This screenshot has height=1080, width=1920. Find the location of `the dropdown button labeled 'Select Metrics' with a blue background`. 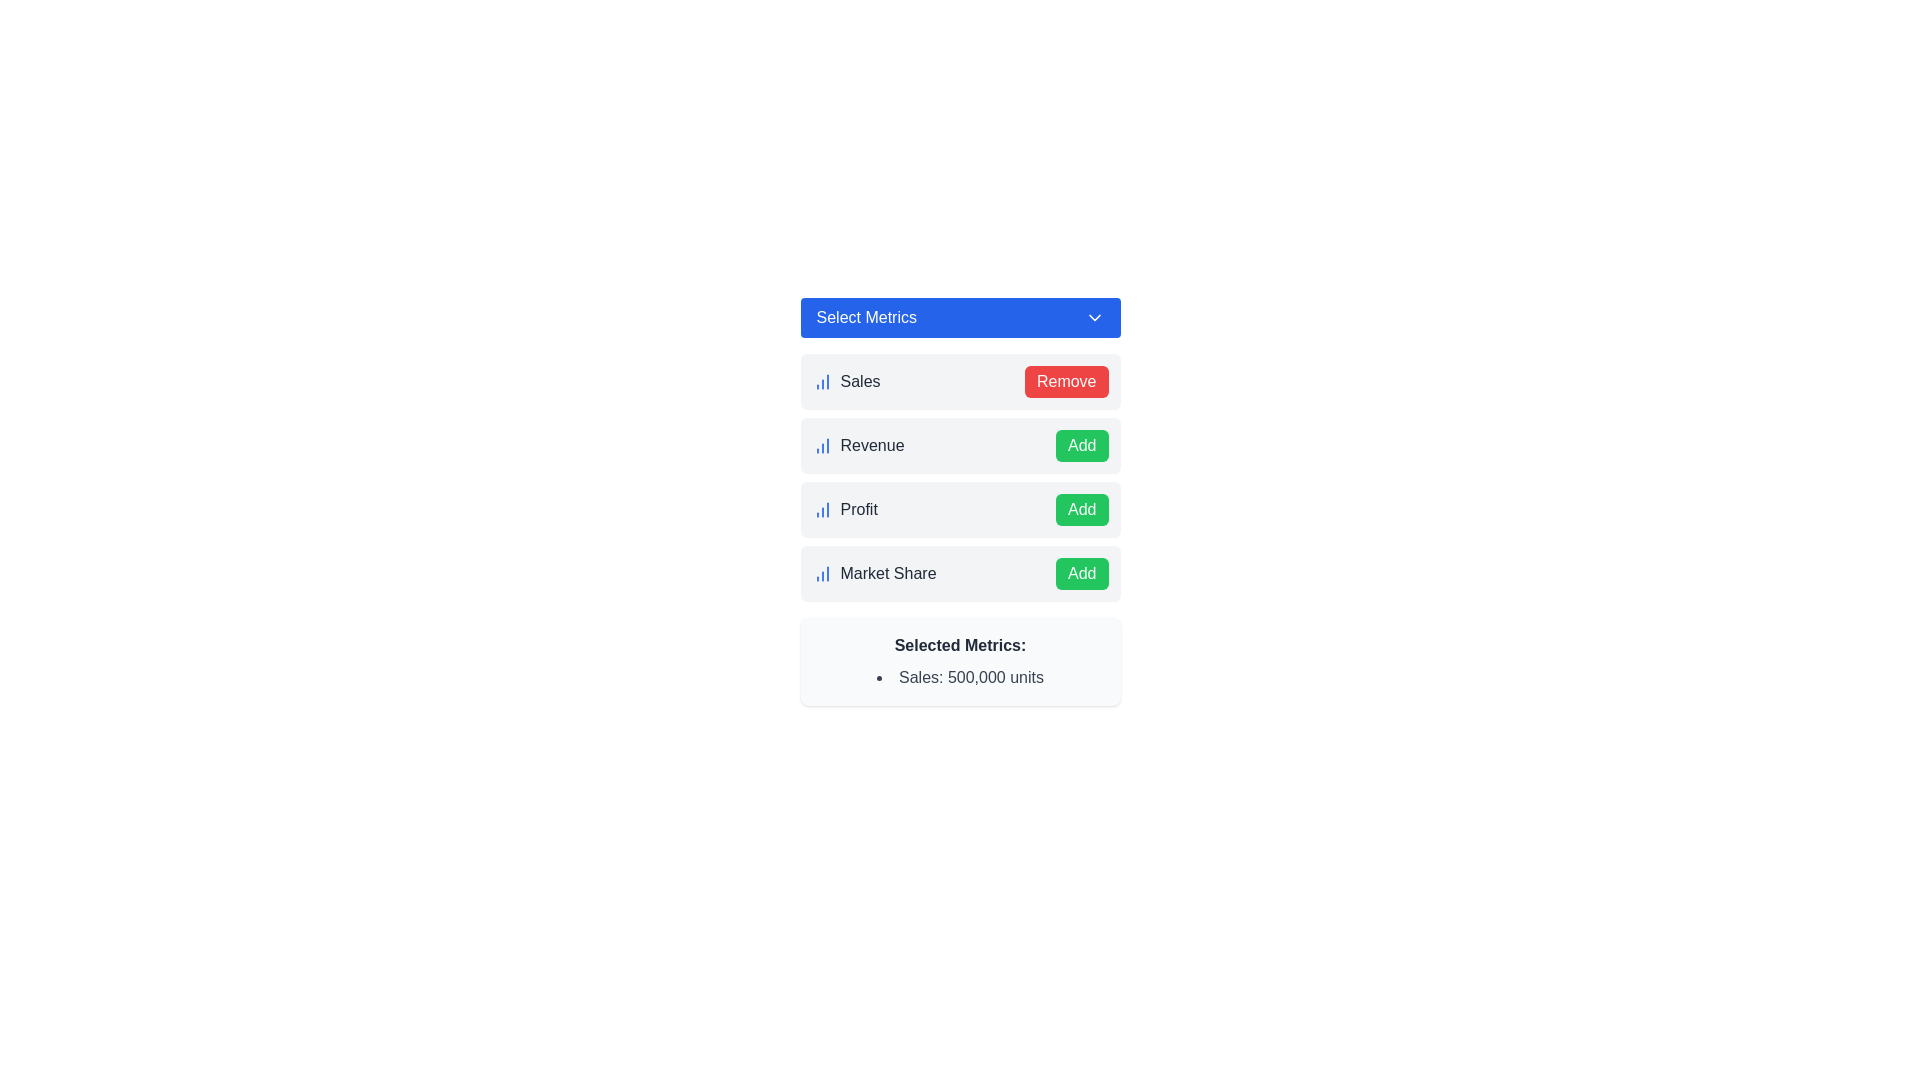

the dropdown button labeled 'Select Metrics' with a blue background is located at coordinates (960, 316).